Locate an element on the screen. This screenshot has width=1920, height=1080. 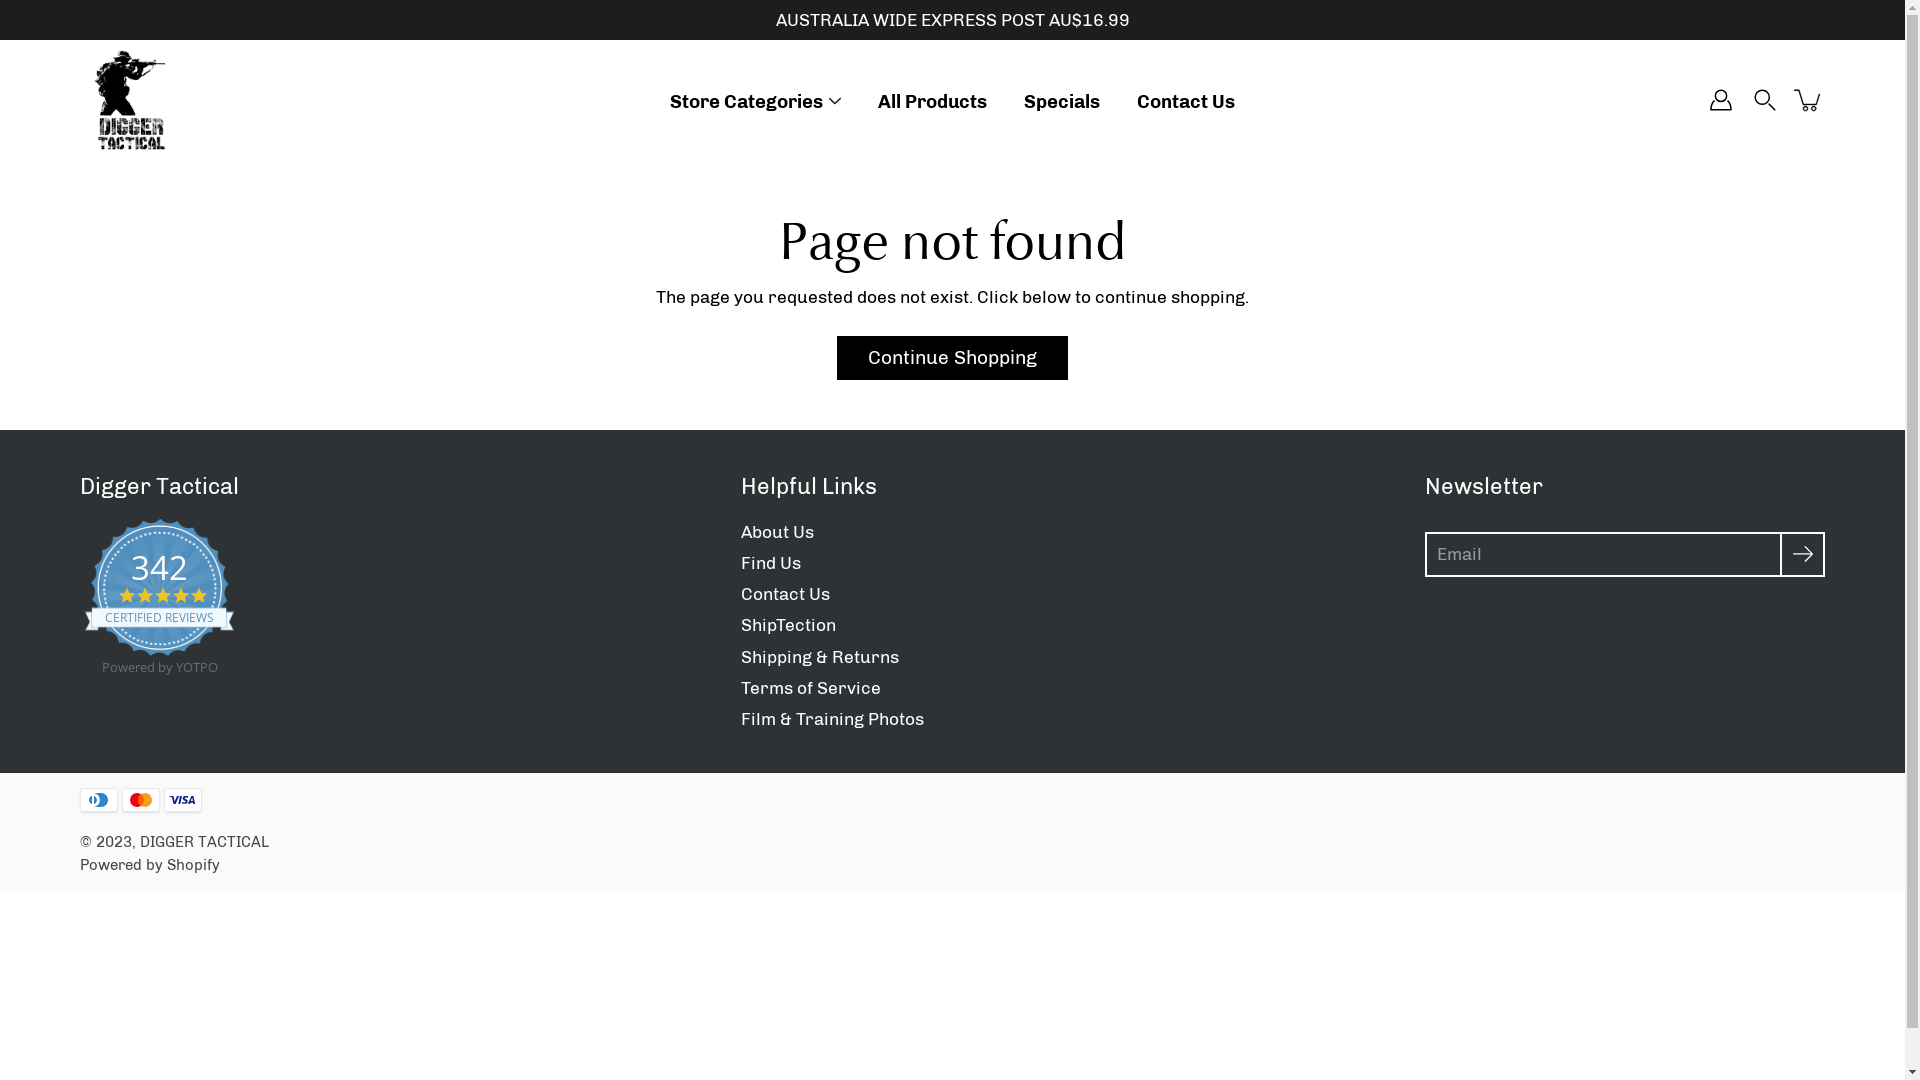
'Contact Us' is located at coordinates (1185, 101).